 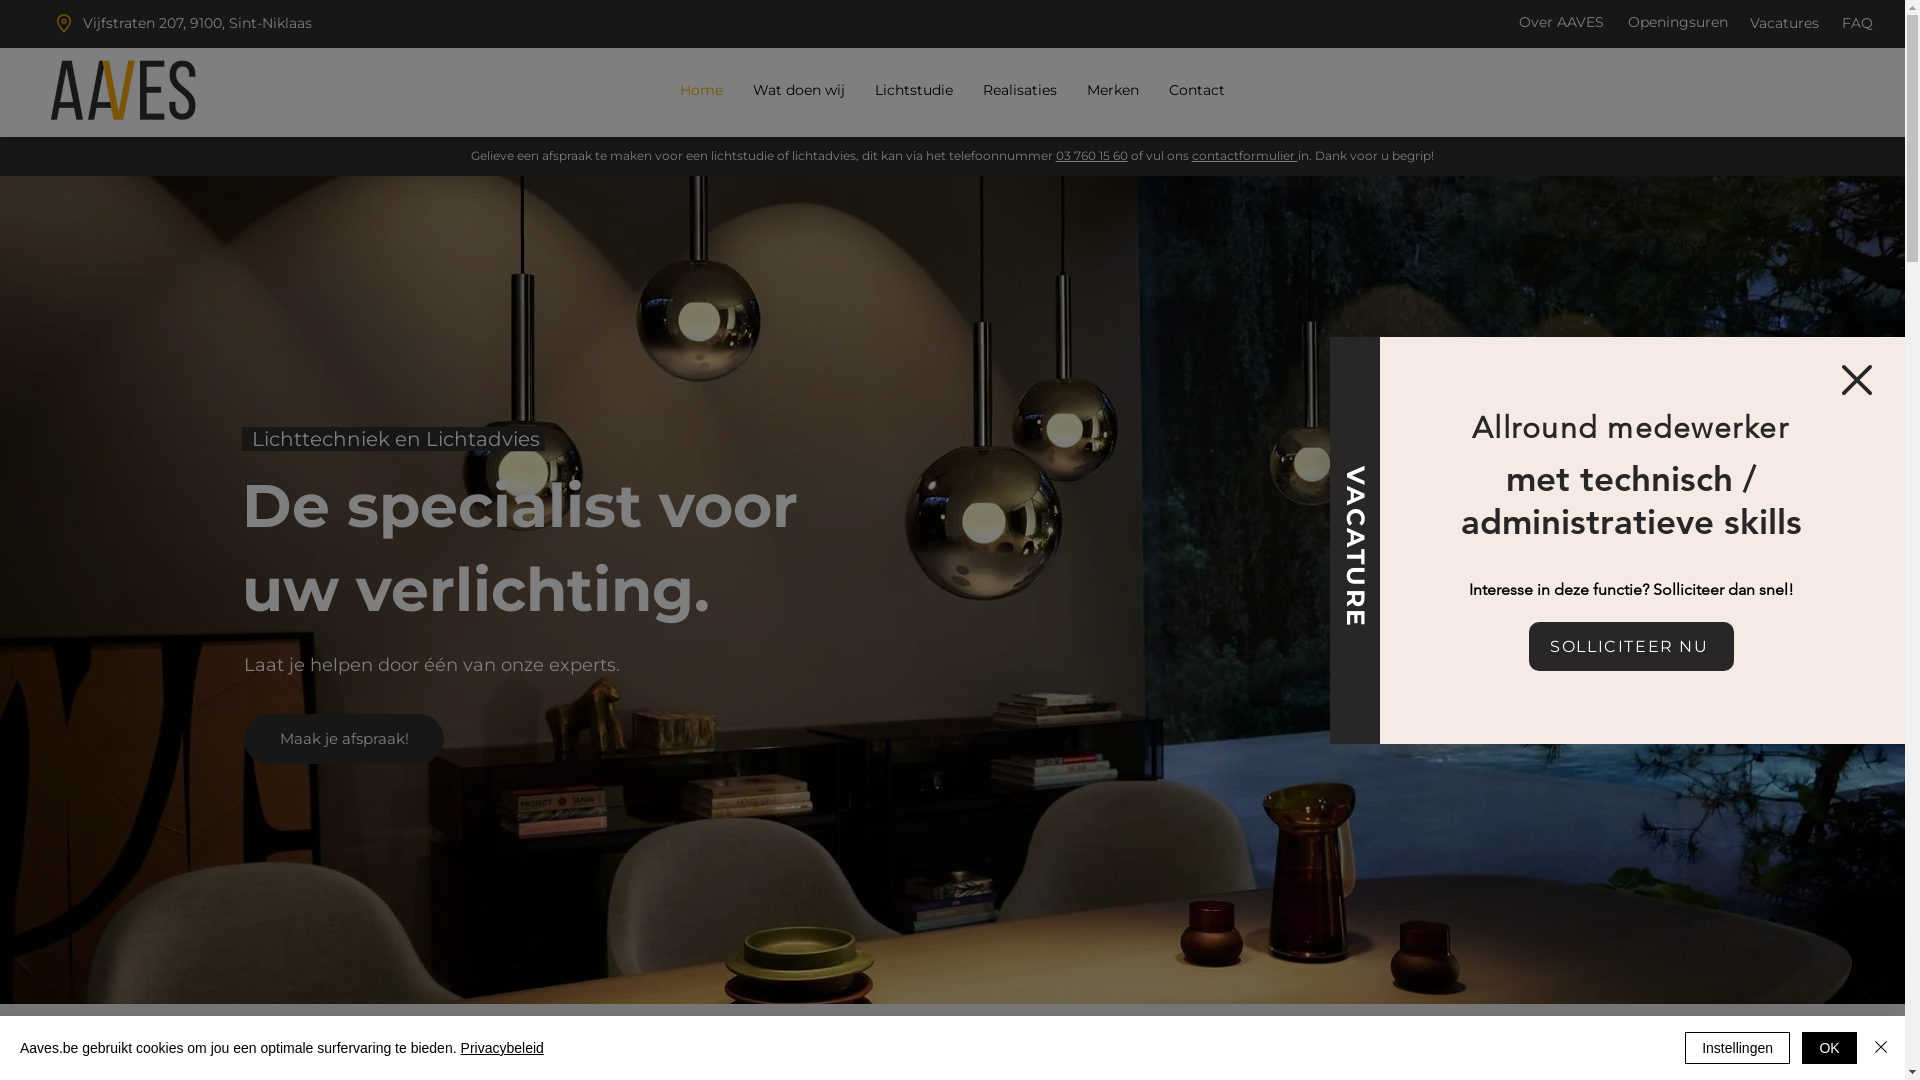 I want to click on 'Terug naar de website', so click(x=1856, y=378).